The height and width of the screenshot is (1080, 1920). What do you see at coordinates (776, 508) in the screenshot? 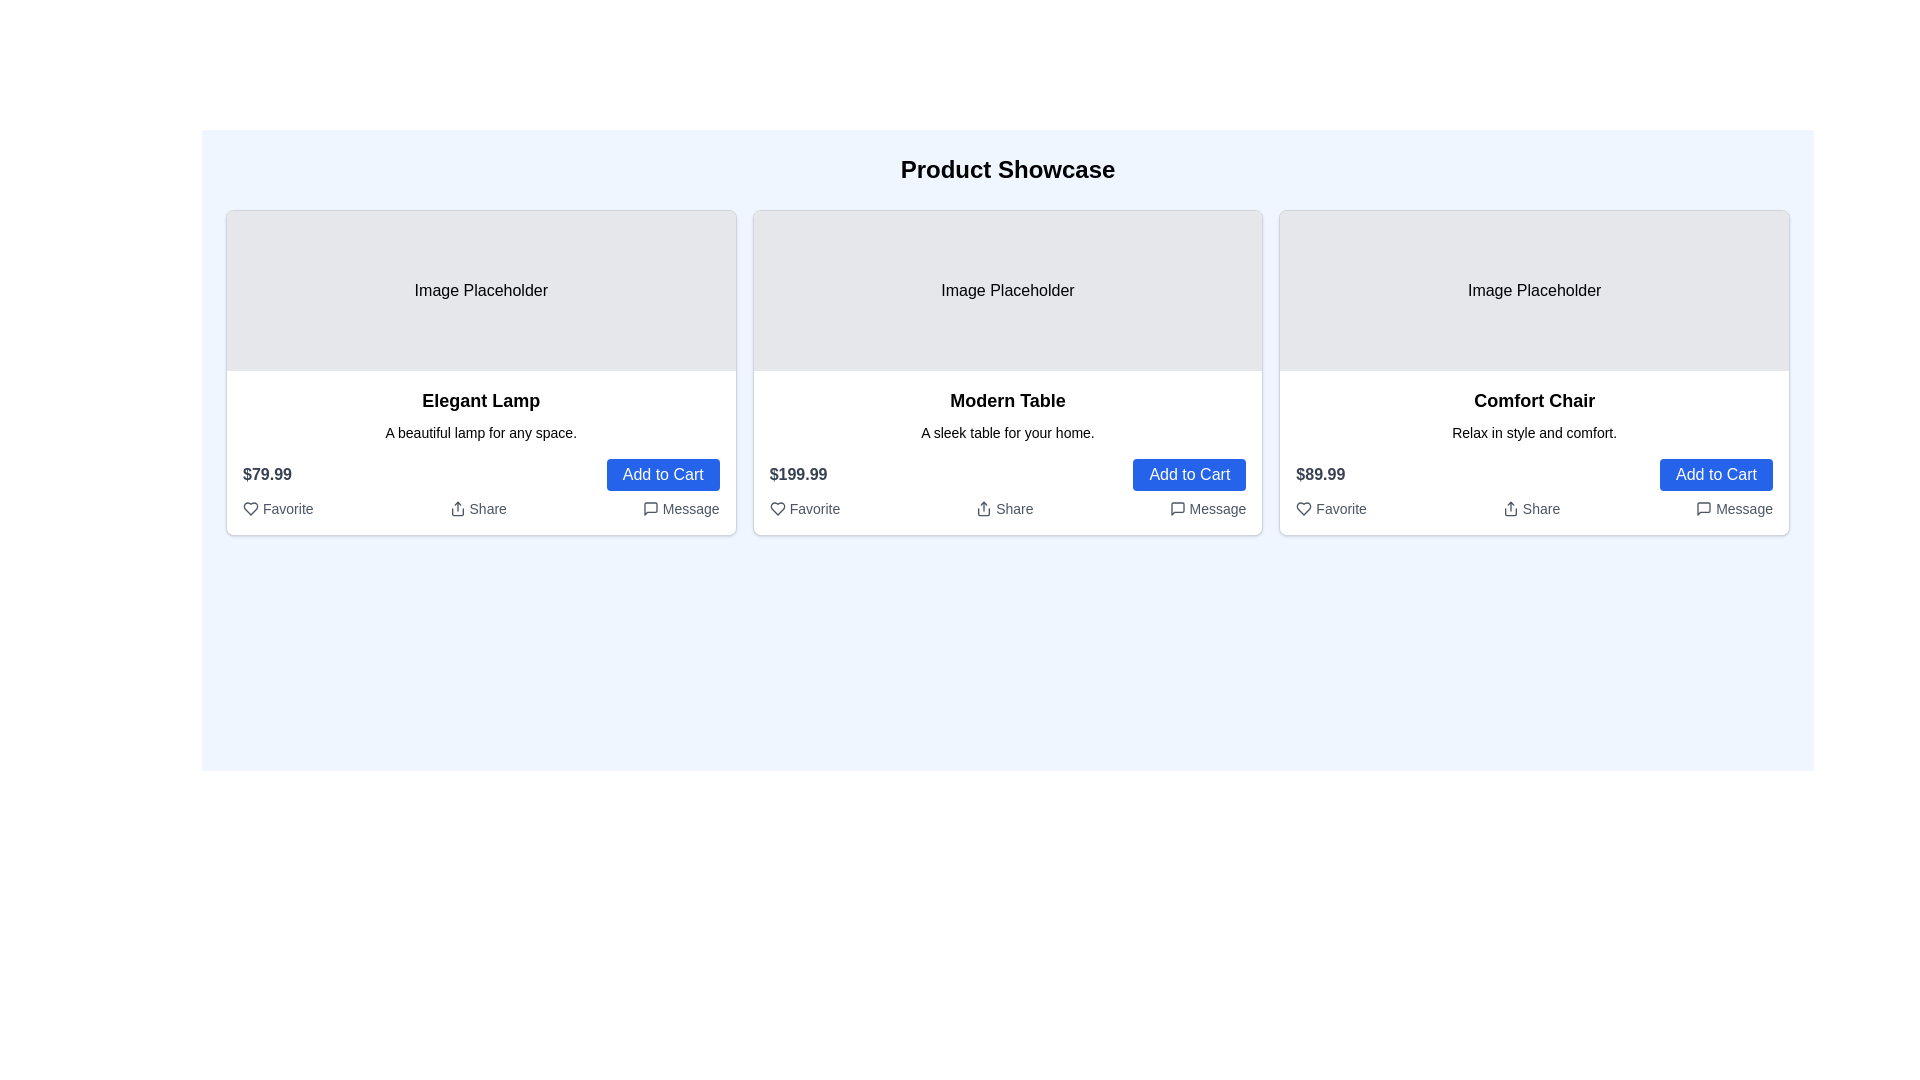
I see `the favorite icon associated with the 'Modern Table' product to mark it as a favorite` at bounding box center [776, 508].